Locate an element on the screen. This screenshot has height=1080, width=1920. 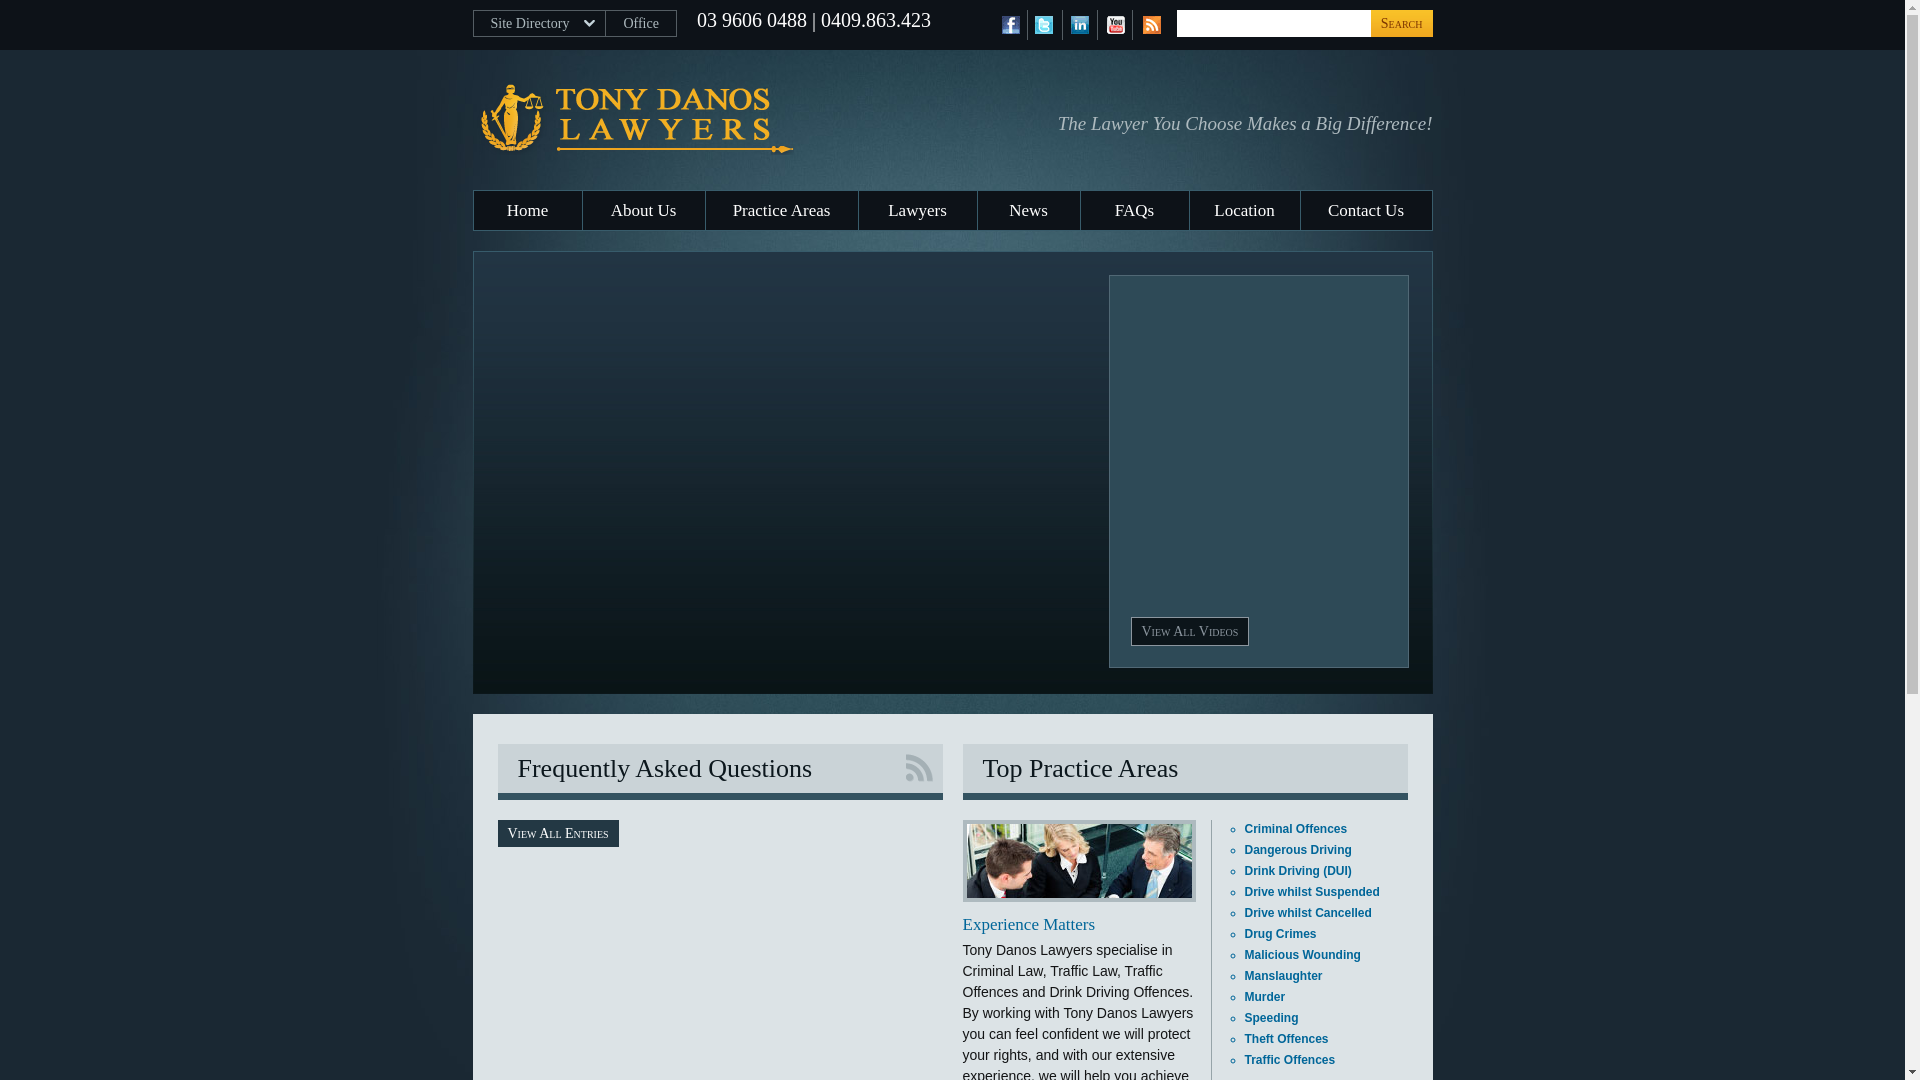
'Traffic Offences' is located at coordinates (1289, 1059).